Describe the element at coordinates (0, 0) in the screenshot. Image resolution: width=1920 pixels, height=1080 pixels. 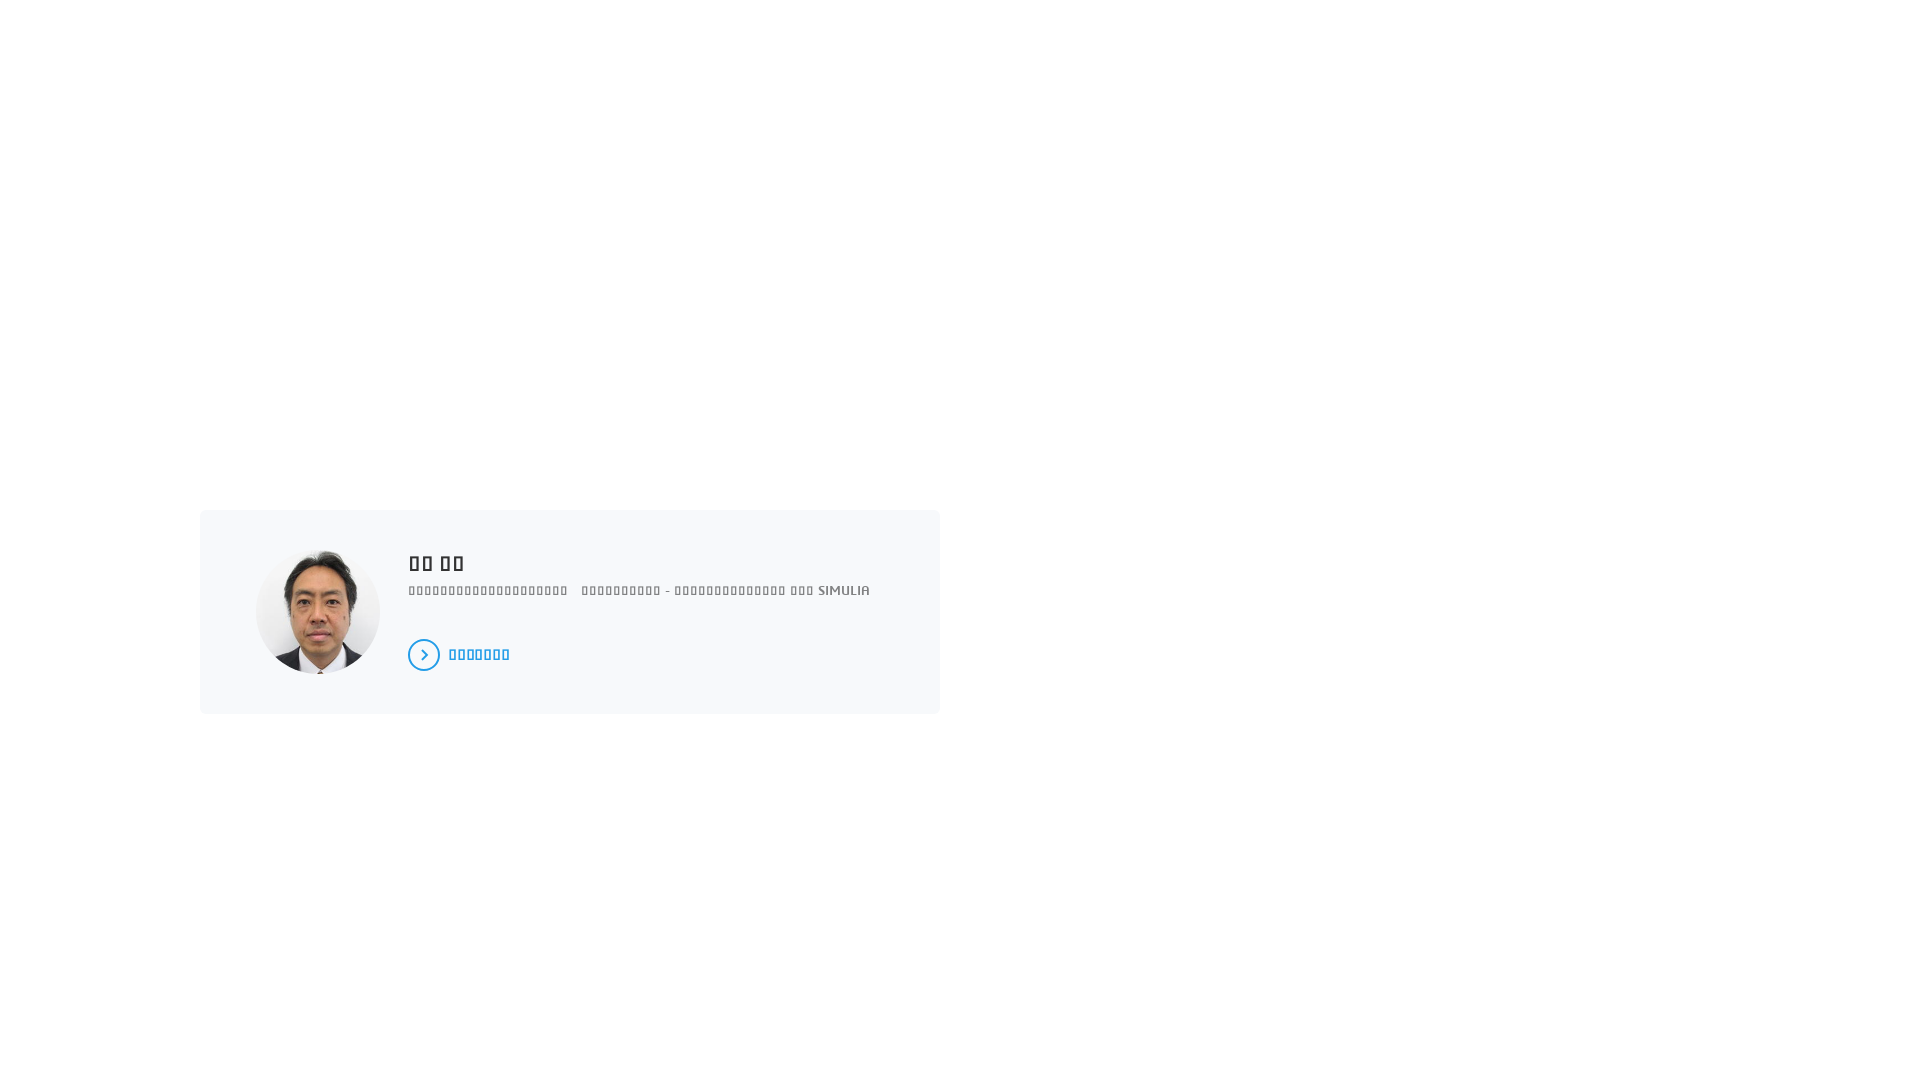
I see `'Skip to main content'` at that location.